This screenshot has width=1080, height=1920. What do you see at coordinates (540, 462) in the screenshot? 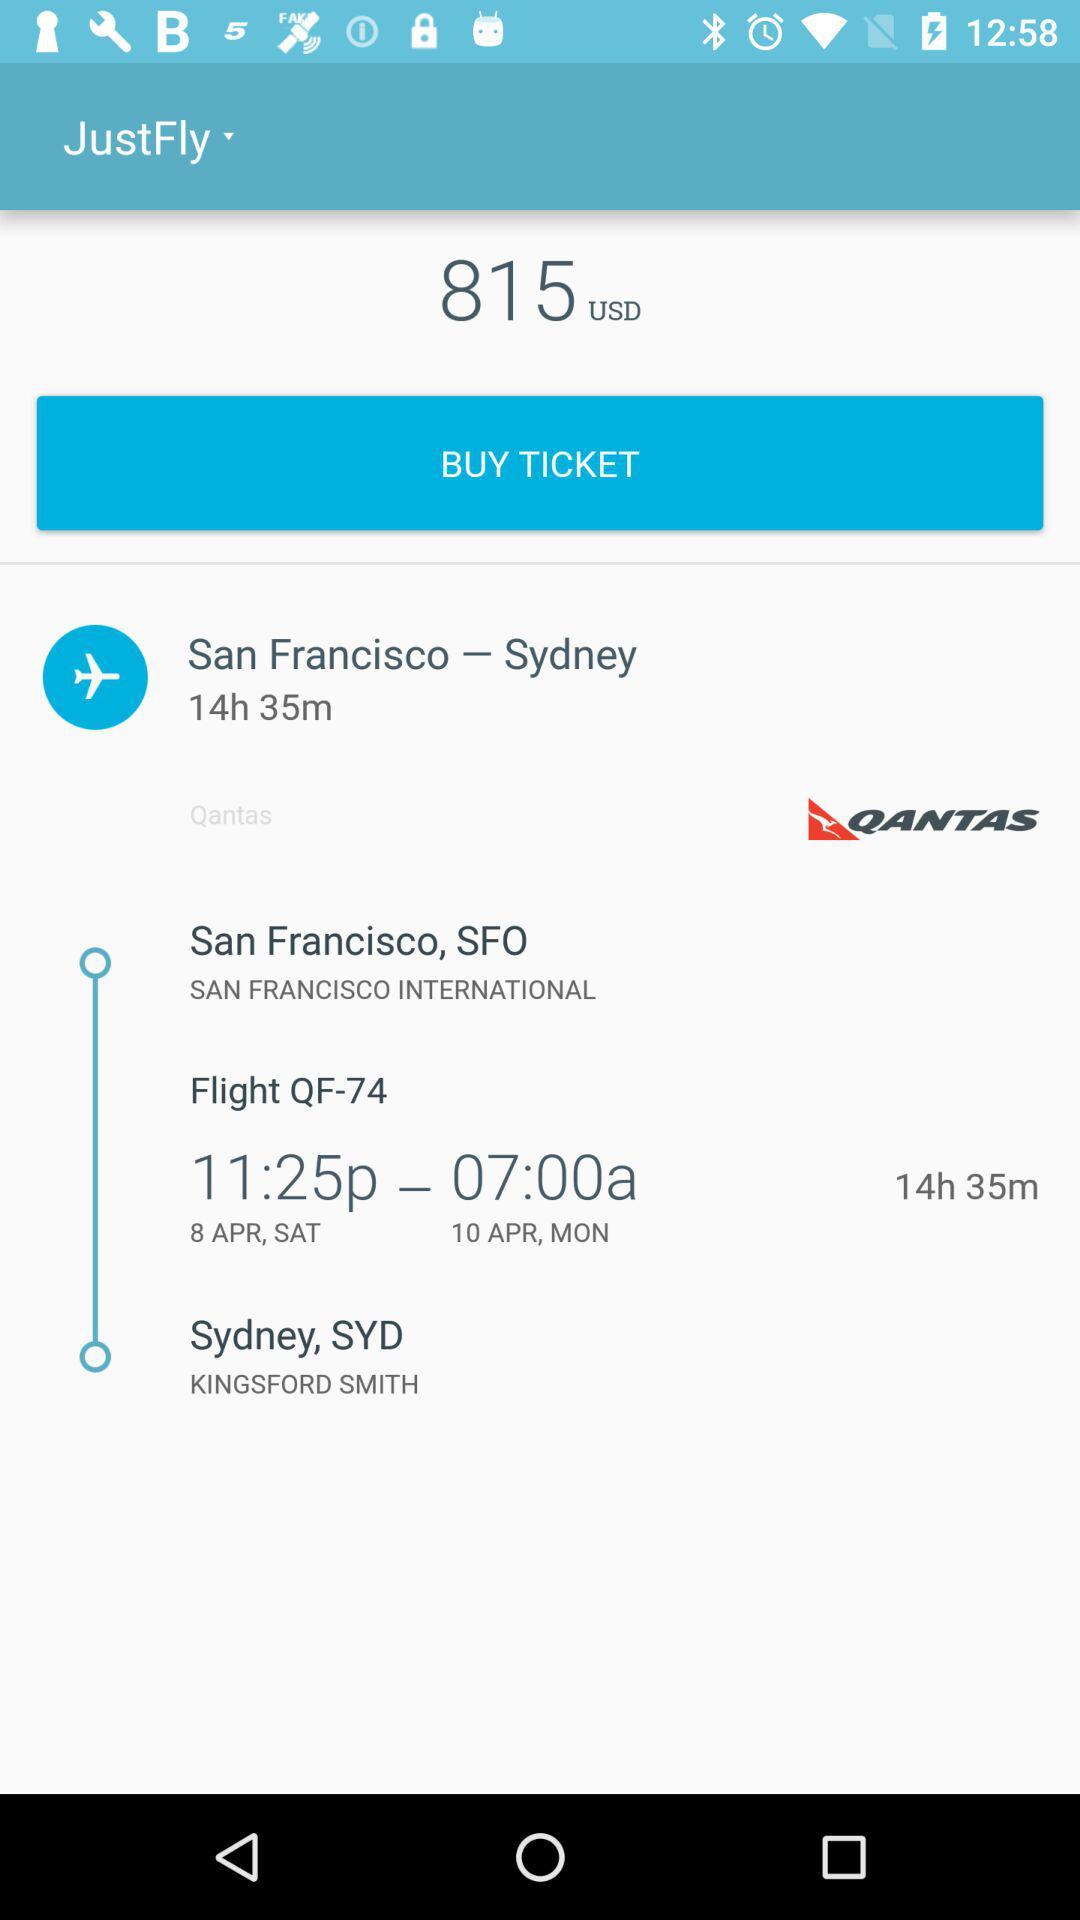
I see `the buy ticket icon` at bounding box center [540, 462].